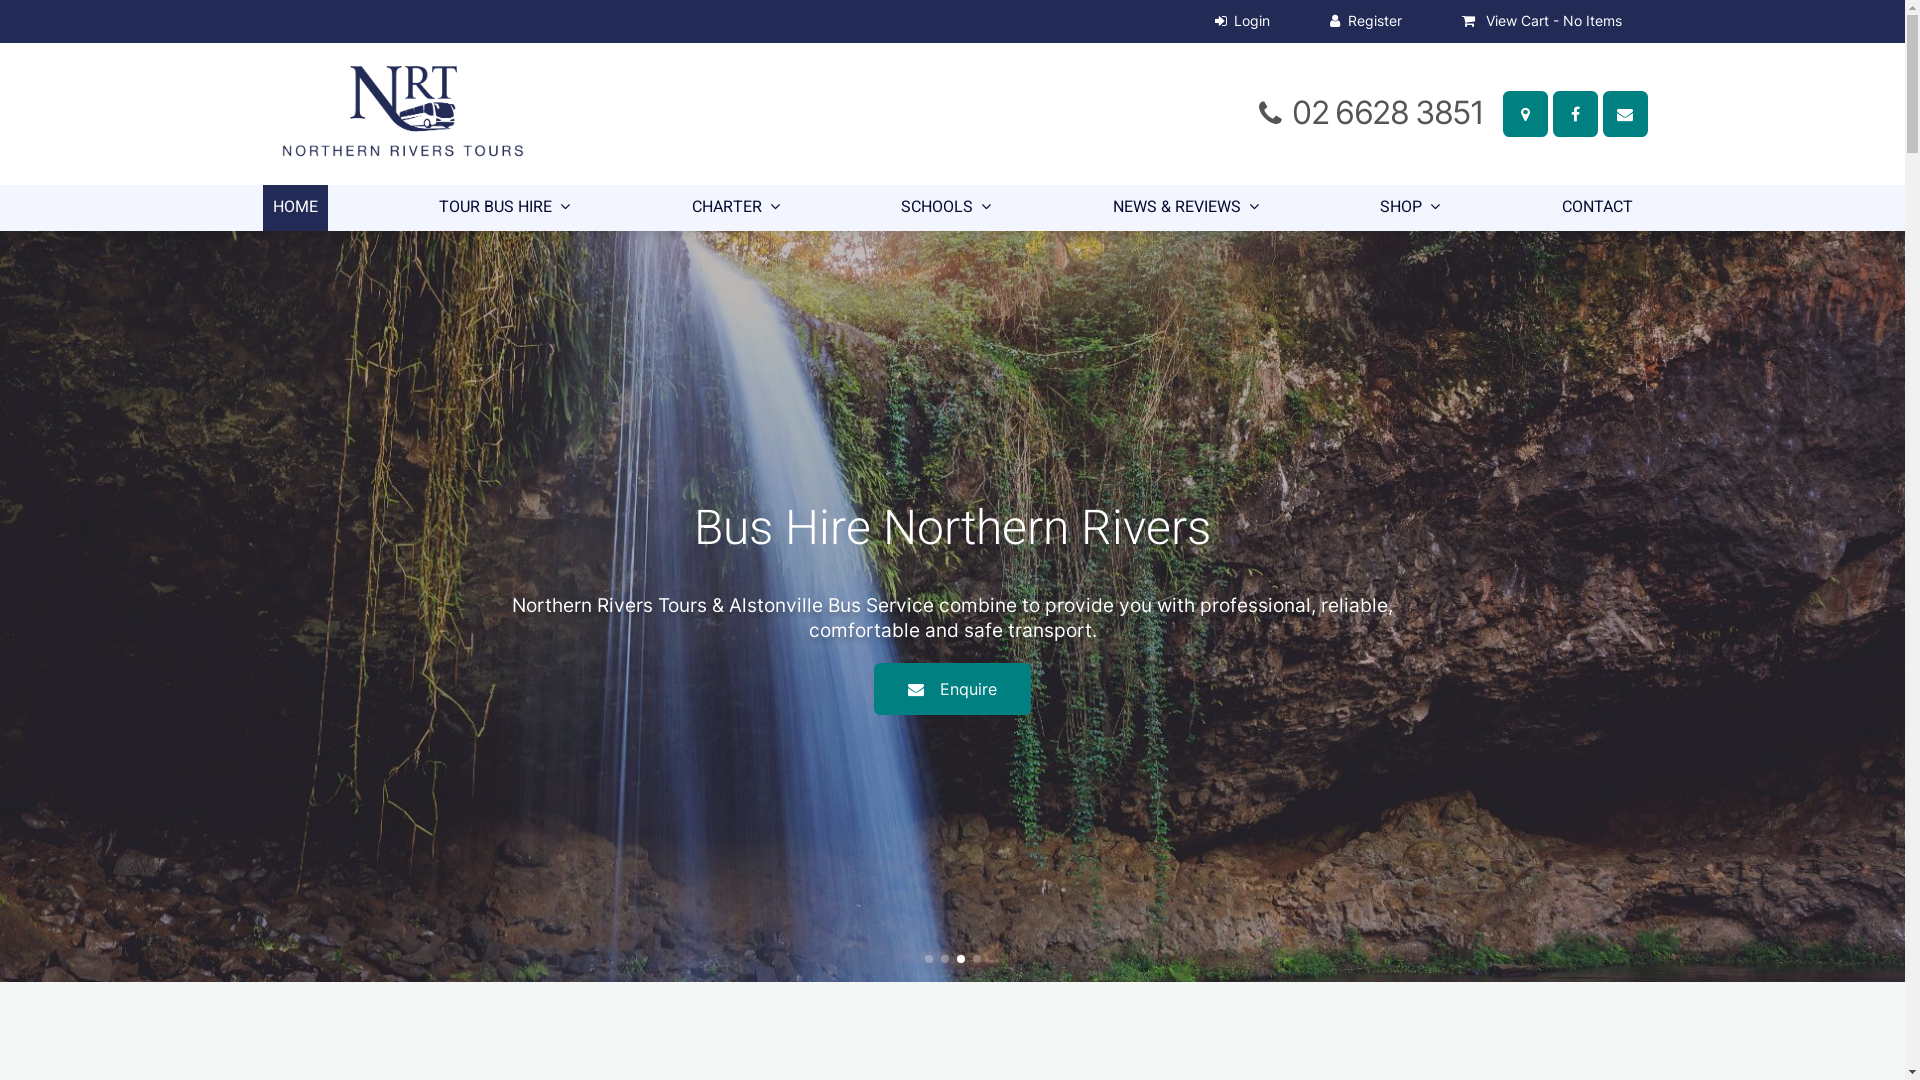  I want to click on 'View Cart - No Items', so click(1540, 21).